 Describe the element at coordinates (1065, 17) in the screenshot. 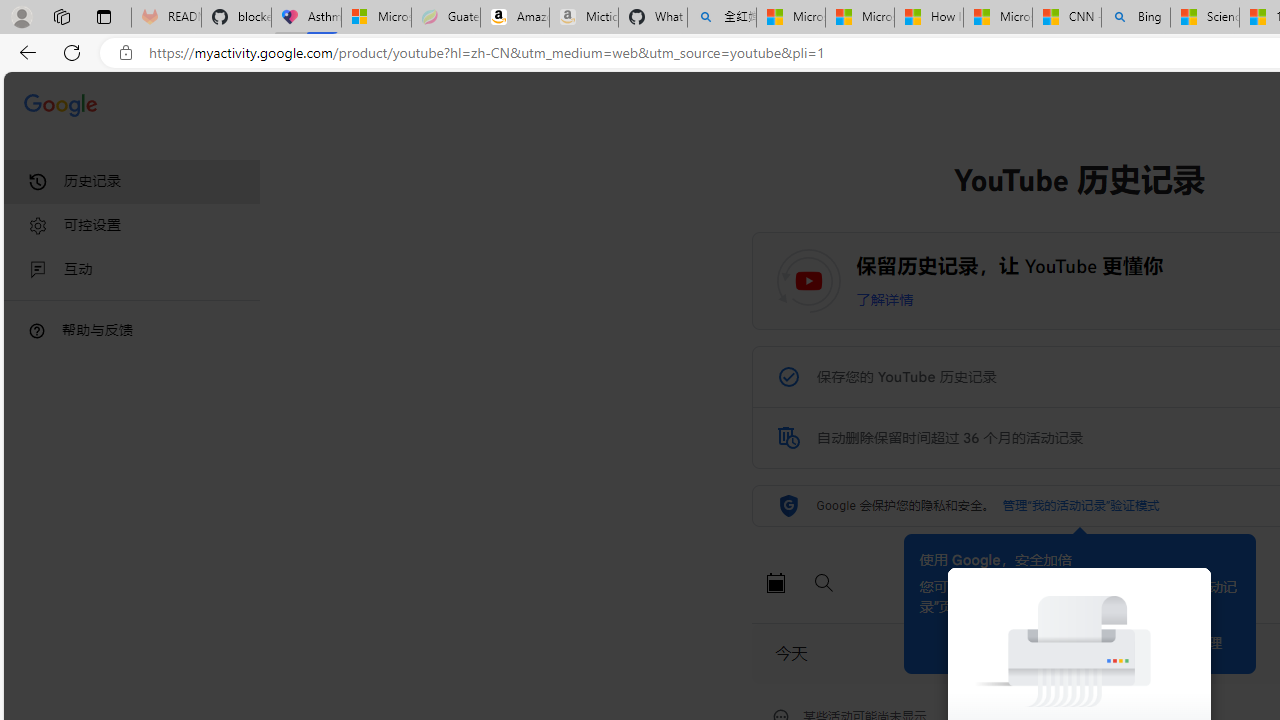

I see `'CNN - MSN'` at that location.